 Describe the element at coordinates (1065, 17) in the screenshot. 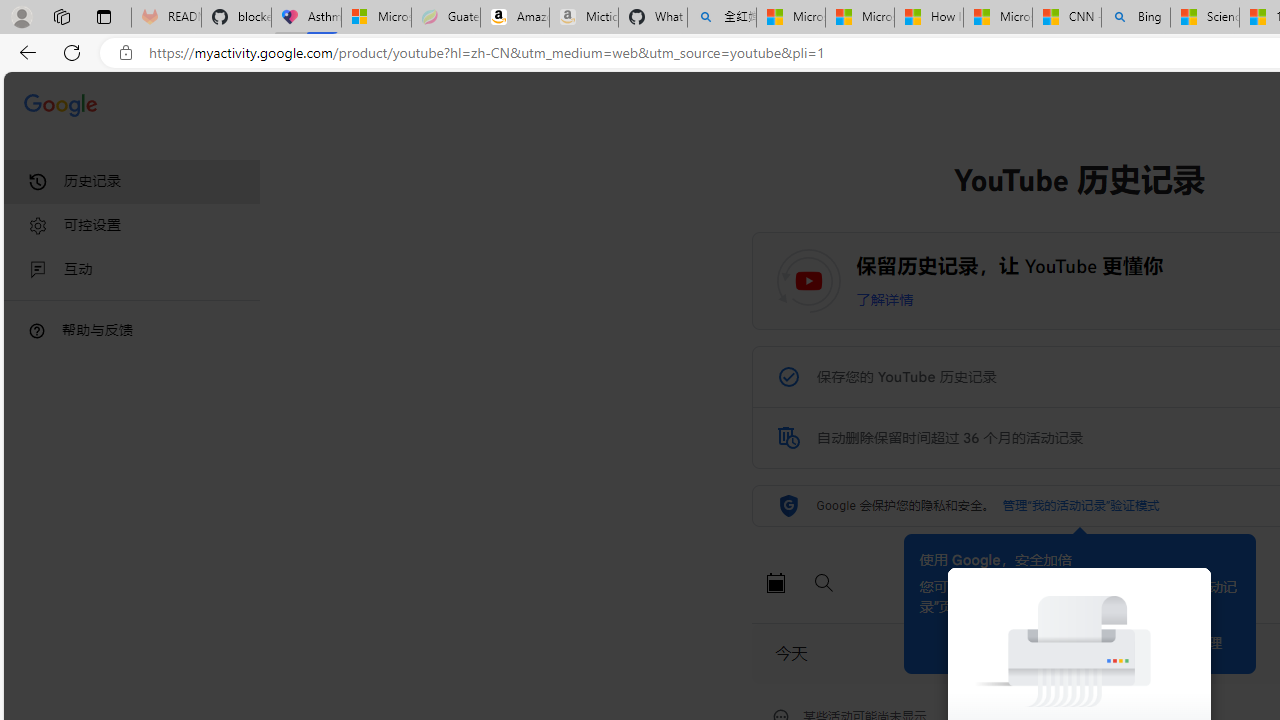

I see `'CNN - MSN'` at that location.